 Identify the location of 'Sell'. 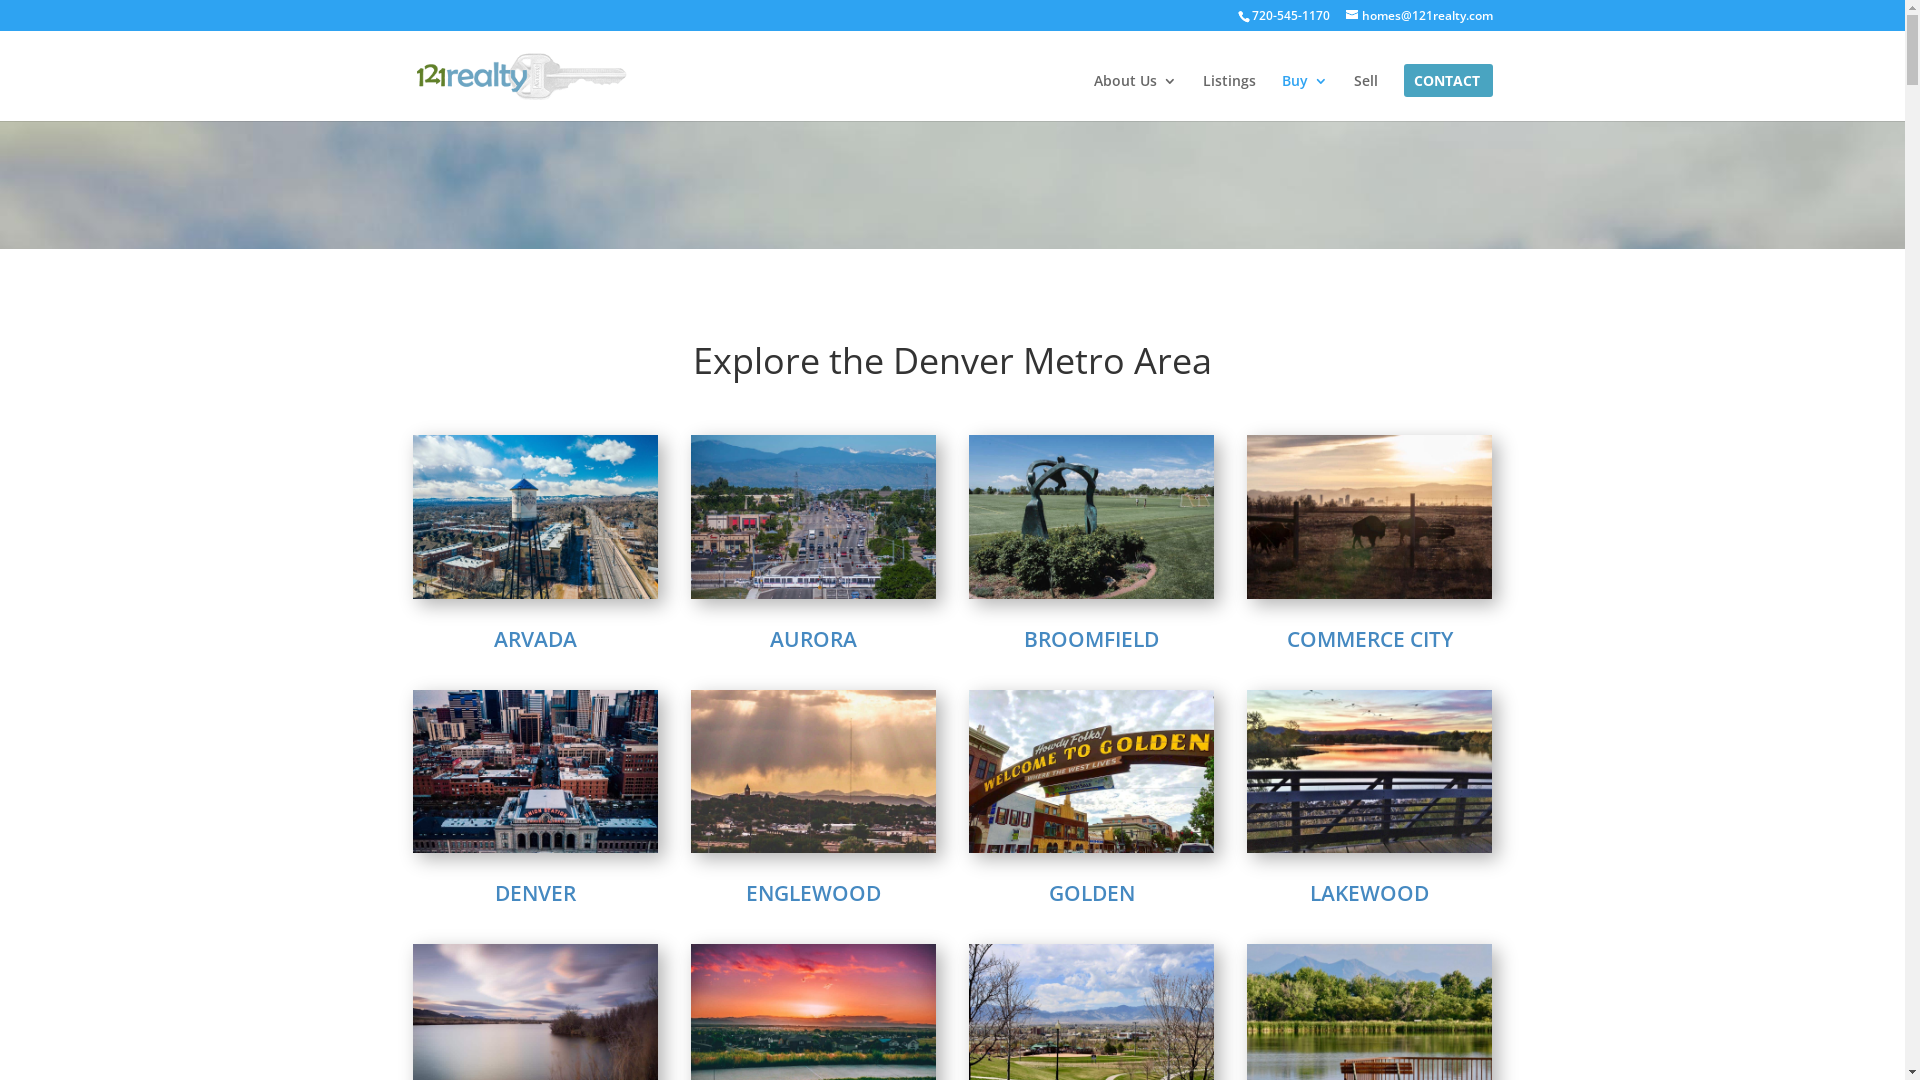
(1365, 97).